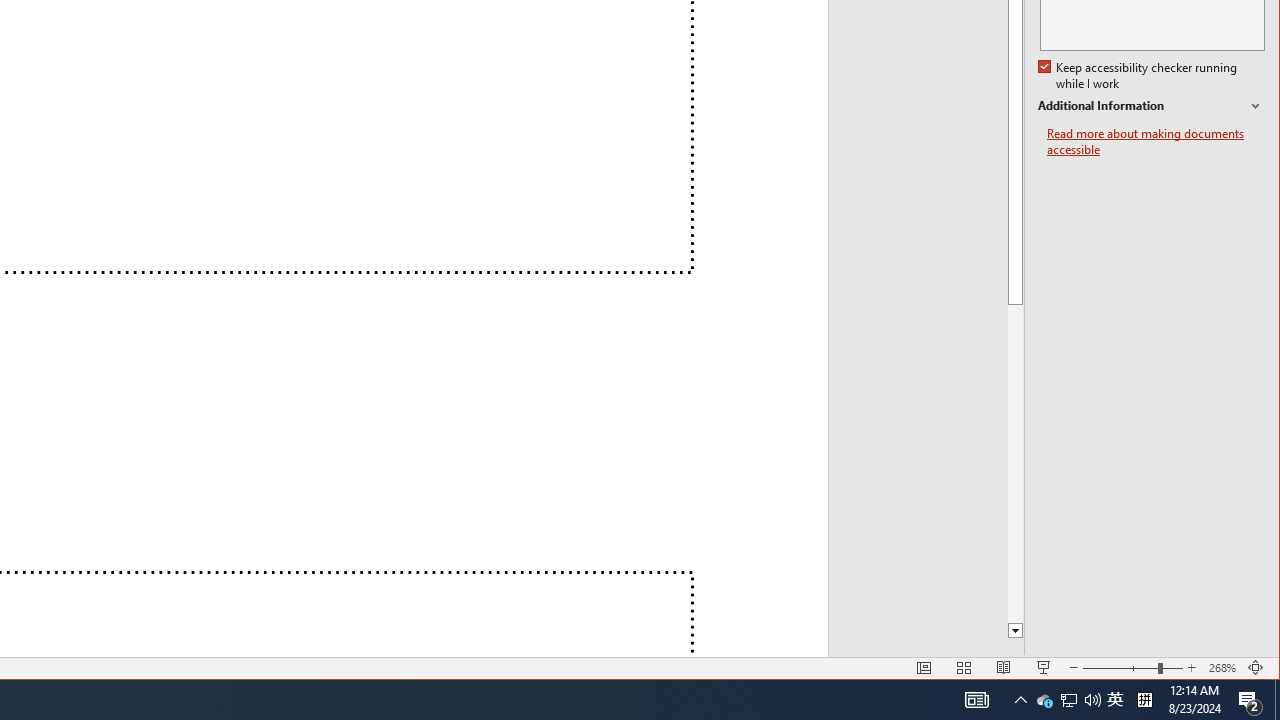 The height and width of the screenshot is (720, 1280). Describe the element at coordinates (1151, 106) in the screenshot. I see `'Additional Information'` at that location.